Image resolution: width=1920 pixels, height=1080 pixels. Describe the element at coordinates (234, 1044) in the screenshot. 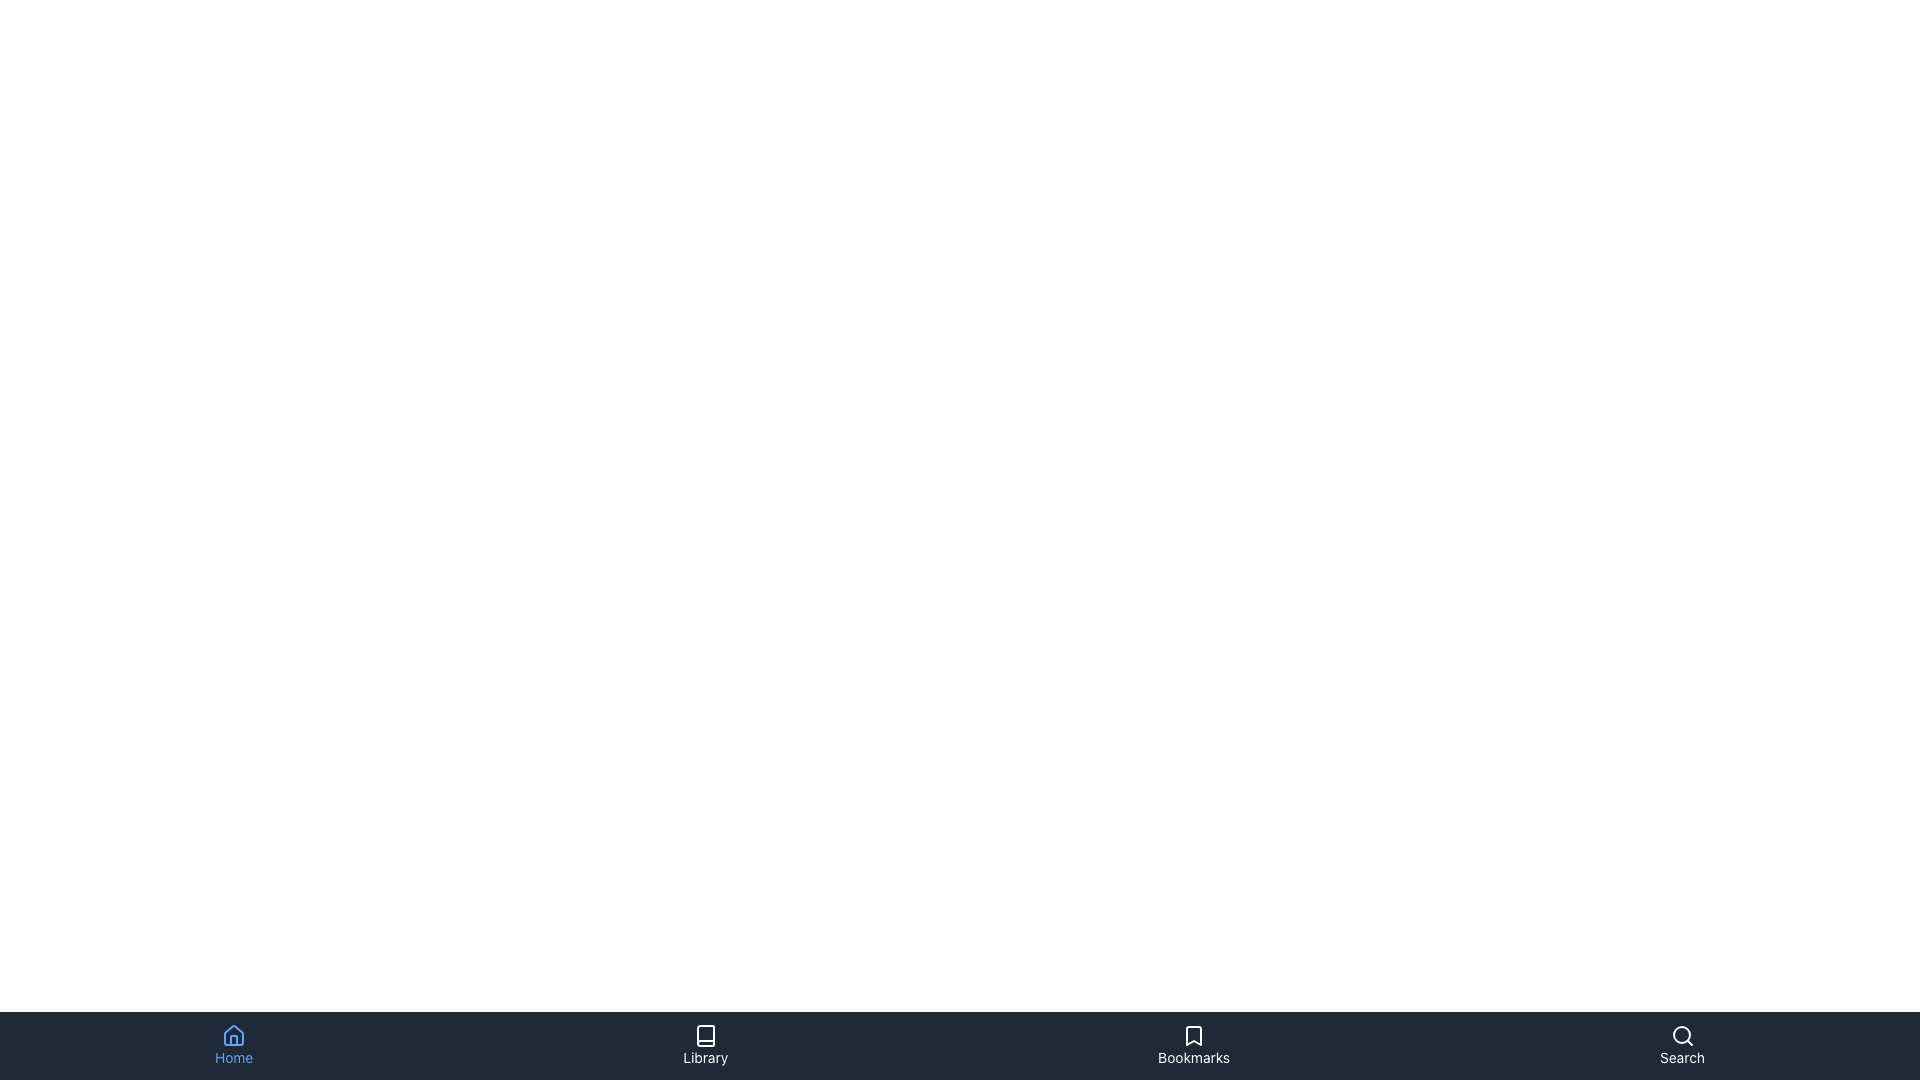

I see `the 'Home' button, which features a blue house icon and is the first item in the bottom navigation bar` at that location.